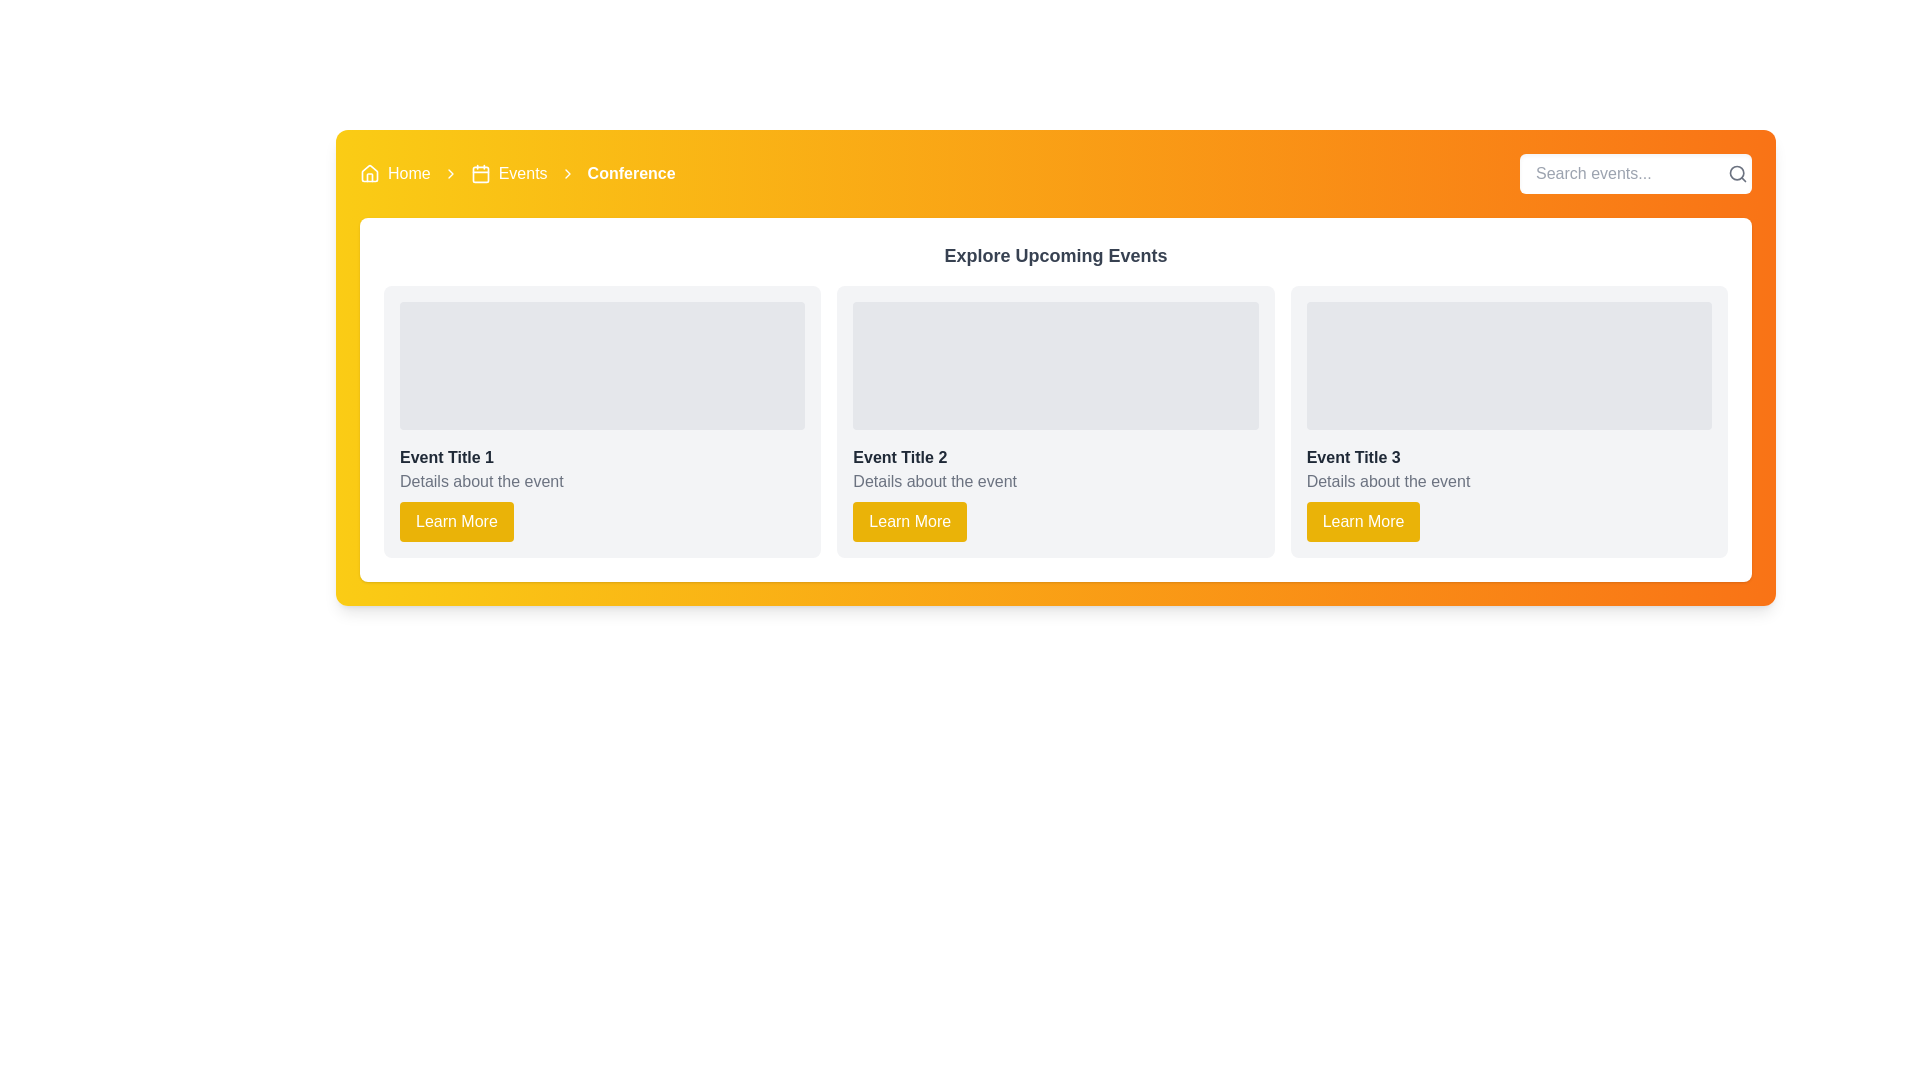 The image size is (1920, 1080). Describe the element at coordinates (480, 173) in the screenshot. I see `the Decorative SVG rectangle located inside the calendar icon in the breadcrumb navigation, which is styled in a color consistent with the calendar icon` at that location.